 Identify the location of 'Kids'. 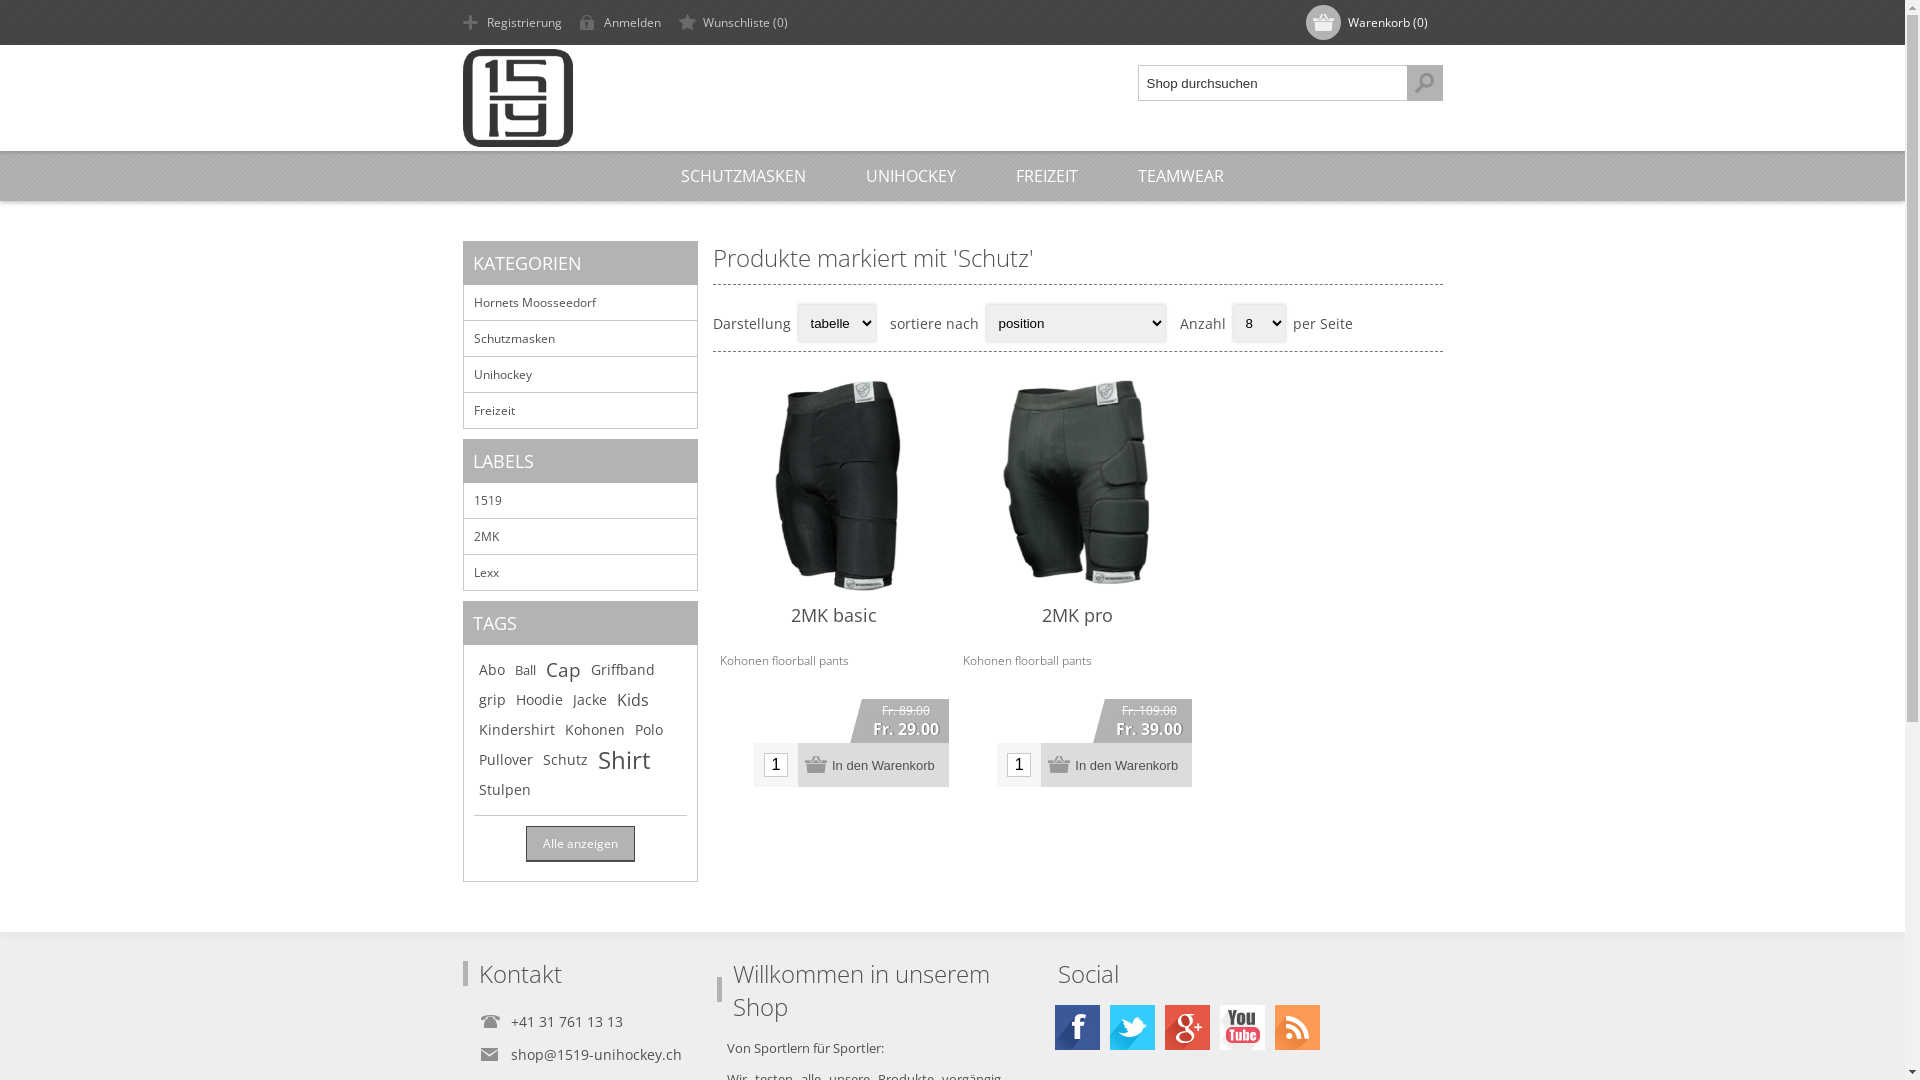
(631, 698).